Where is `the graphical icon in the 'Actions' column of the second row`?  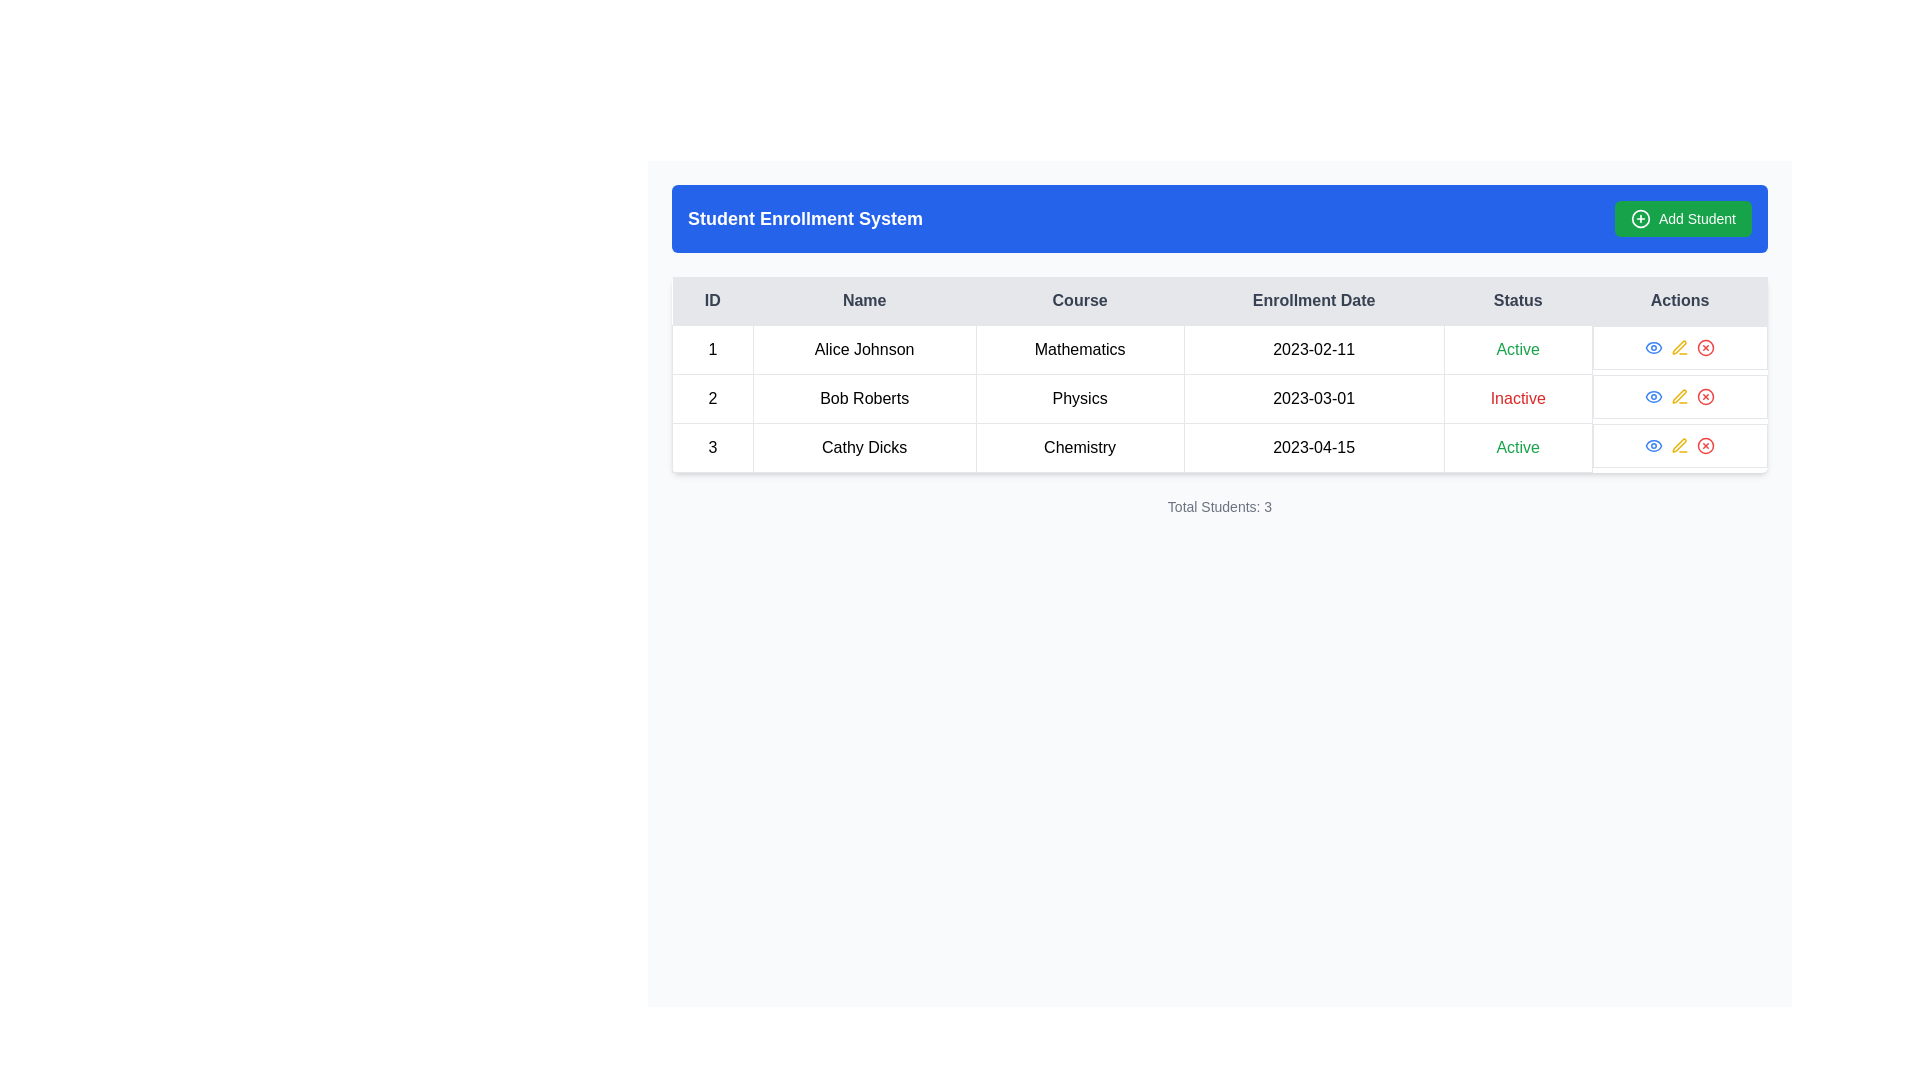
the graphical icon in the 'Actions' column of the second row is located at coordinates (1705, 396).